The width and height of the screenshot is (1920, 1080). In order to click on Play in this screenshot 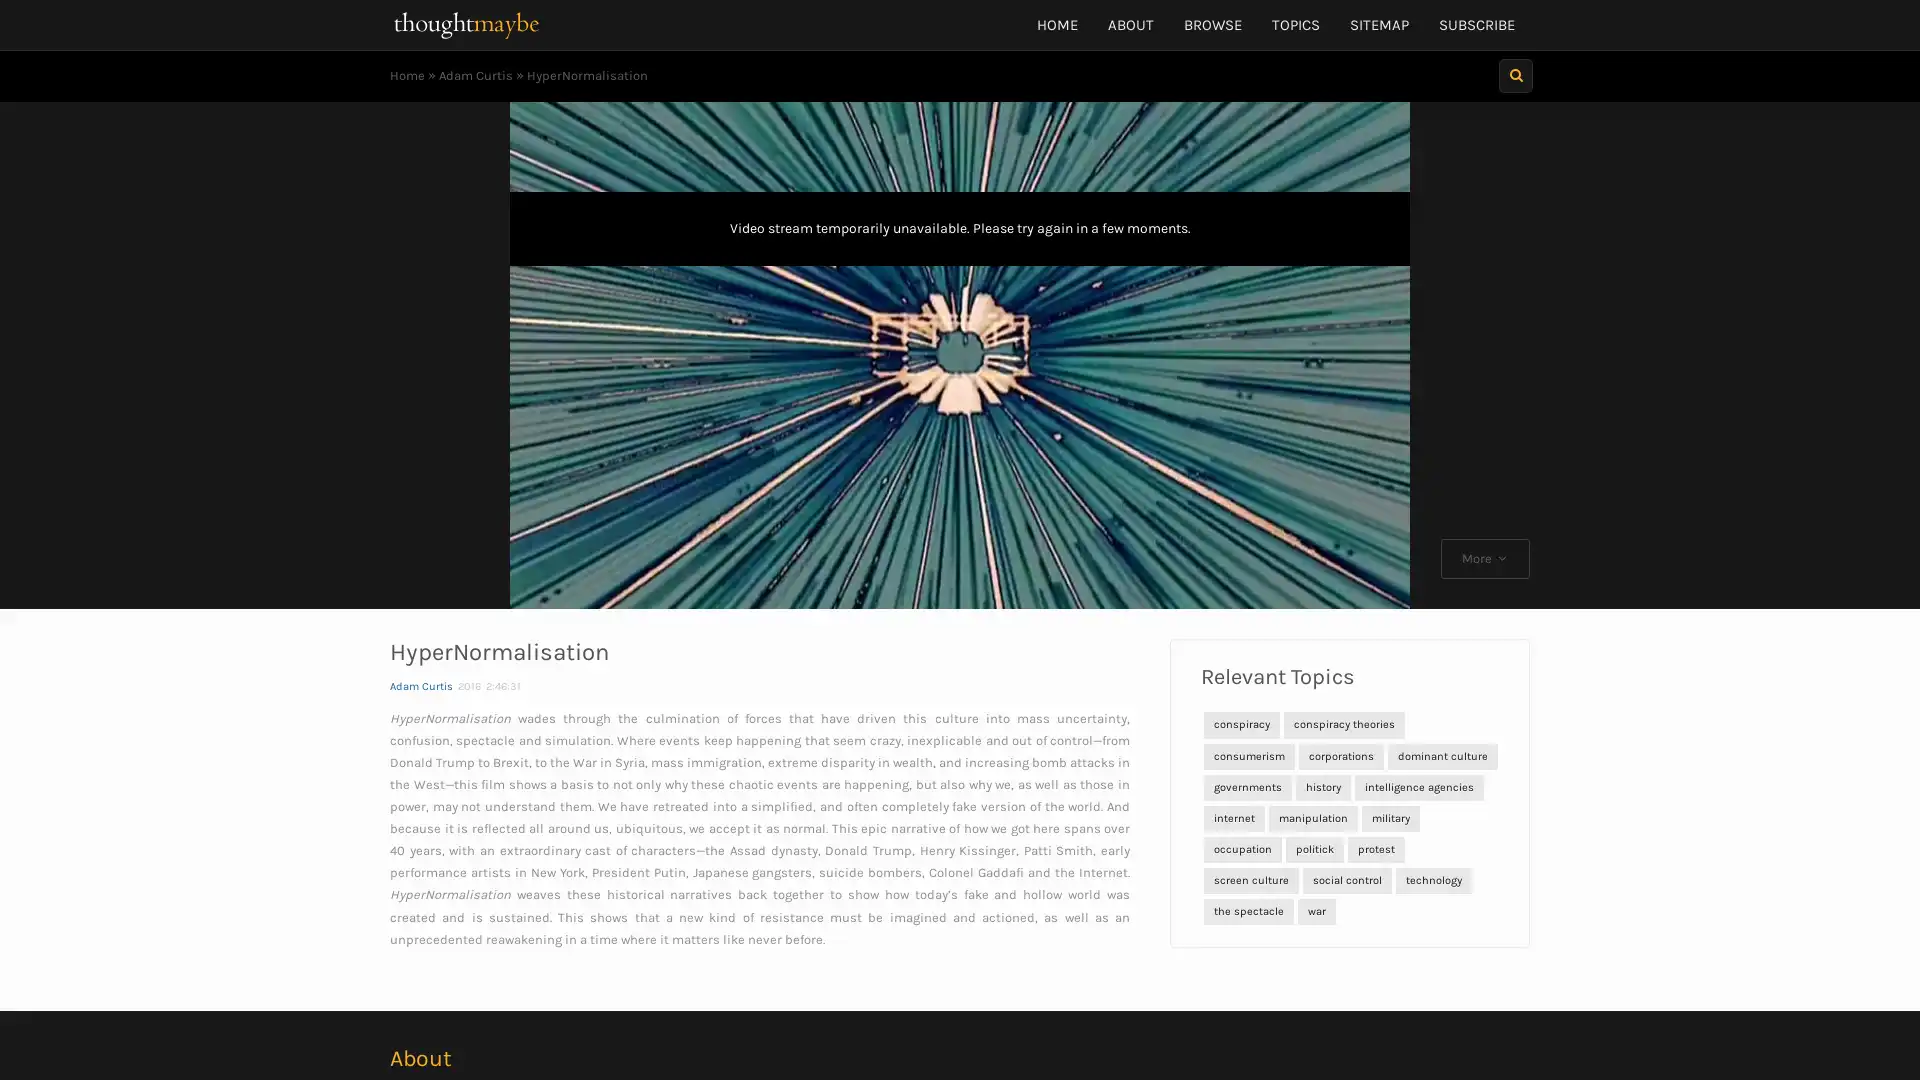, I will do `click(536, 588)`.